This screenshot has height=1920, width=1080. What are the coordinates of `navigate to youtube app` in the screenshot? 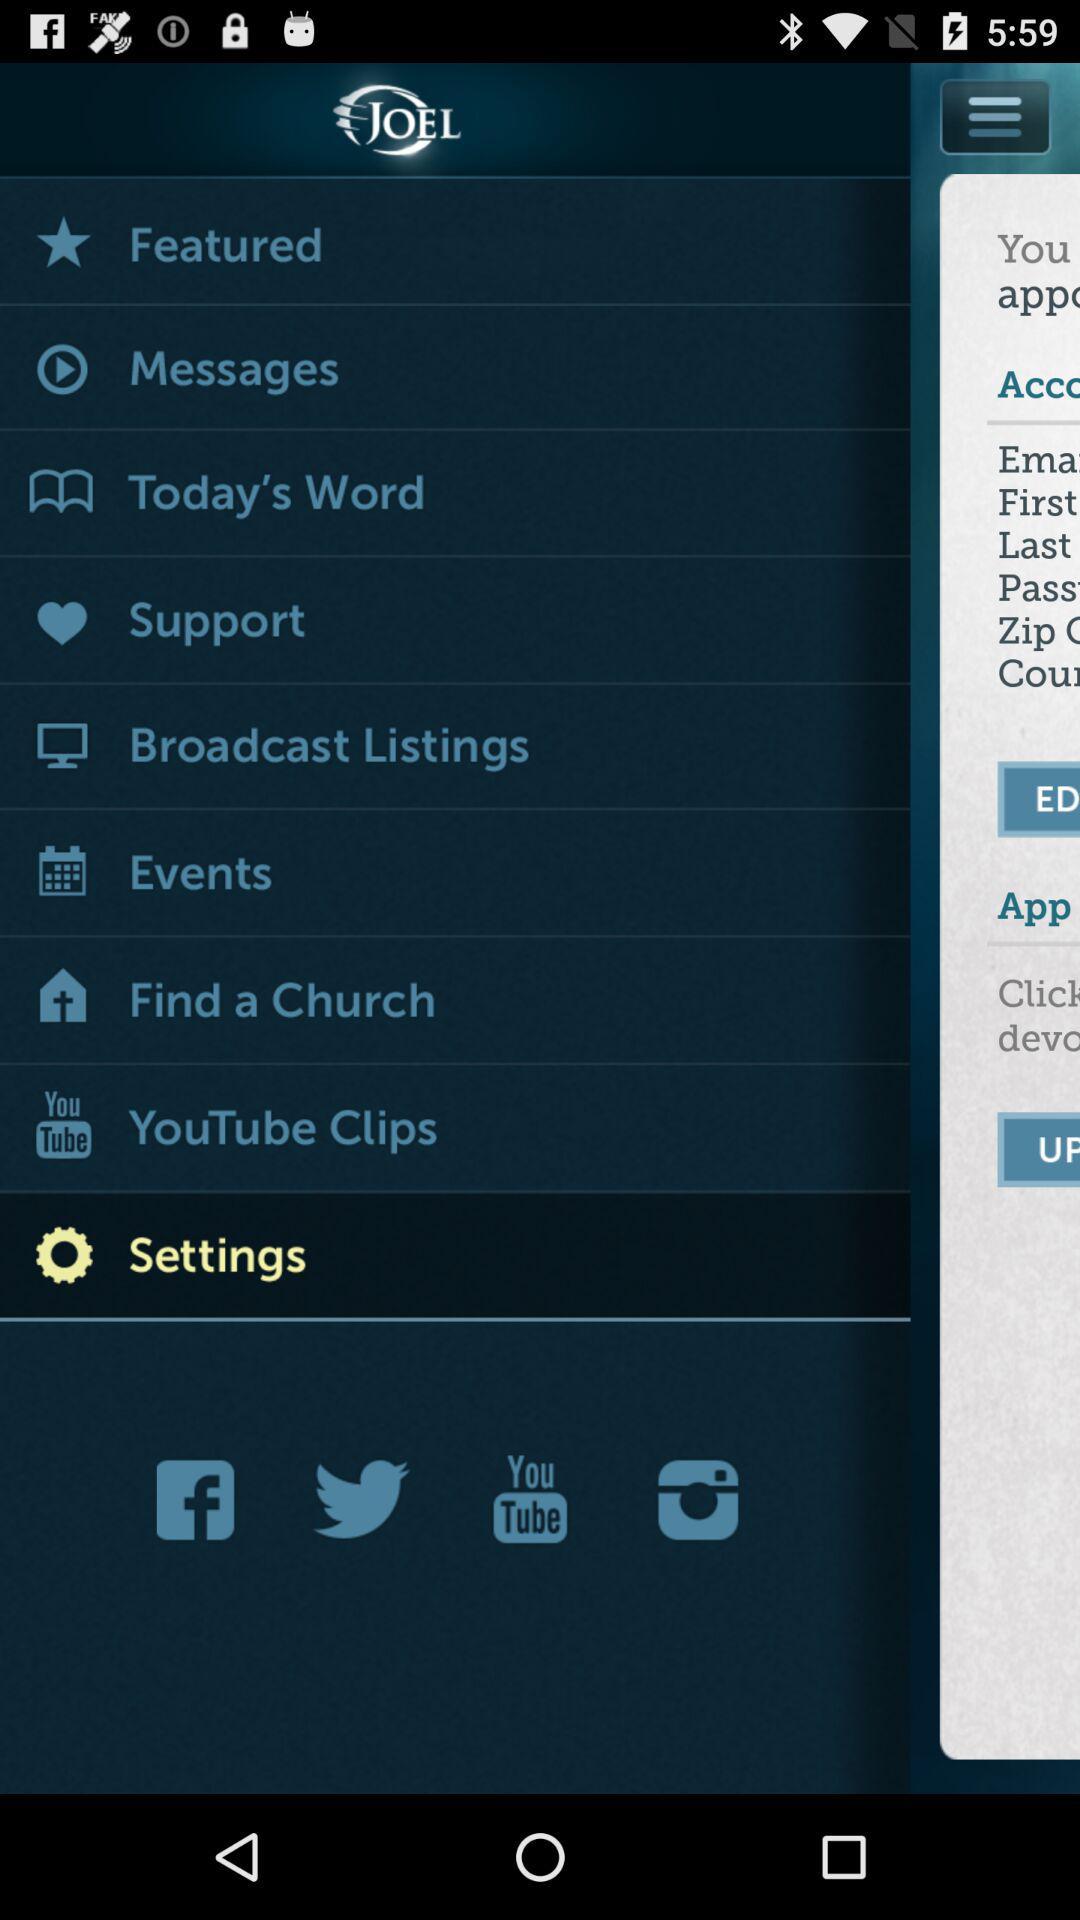 It's located at (529, 1499).